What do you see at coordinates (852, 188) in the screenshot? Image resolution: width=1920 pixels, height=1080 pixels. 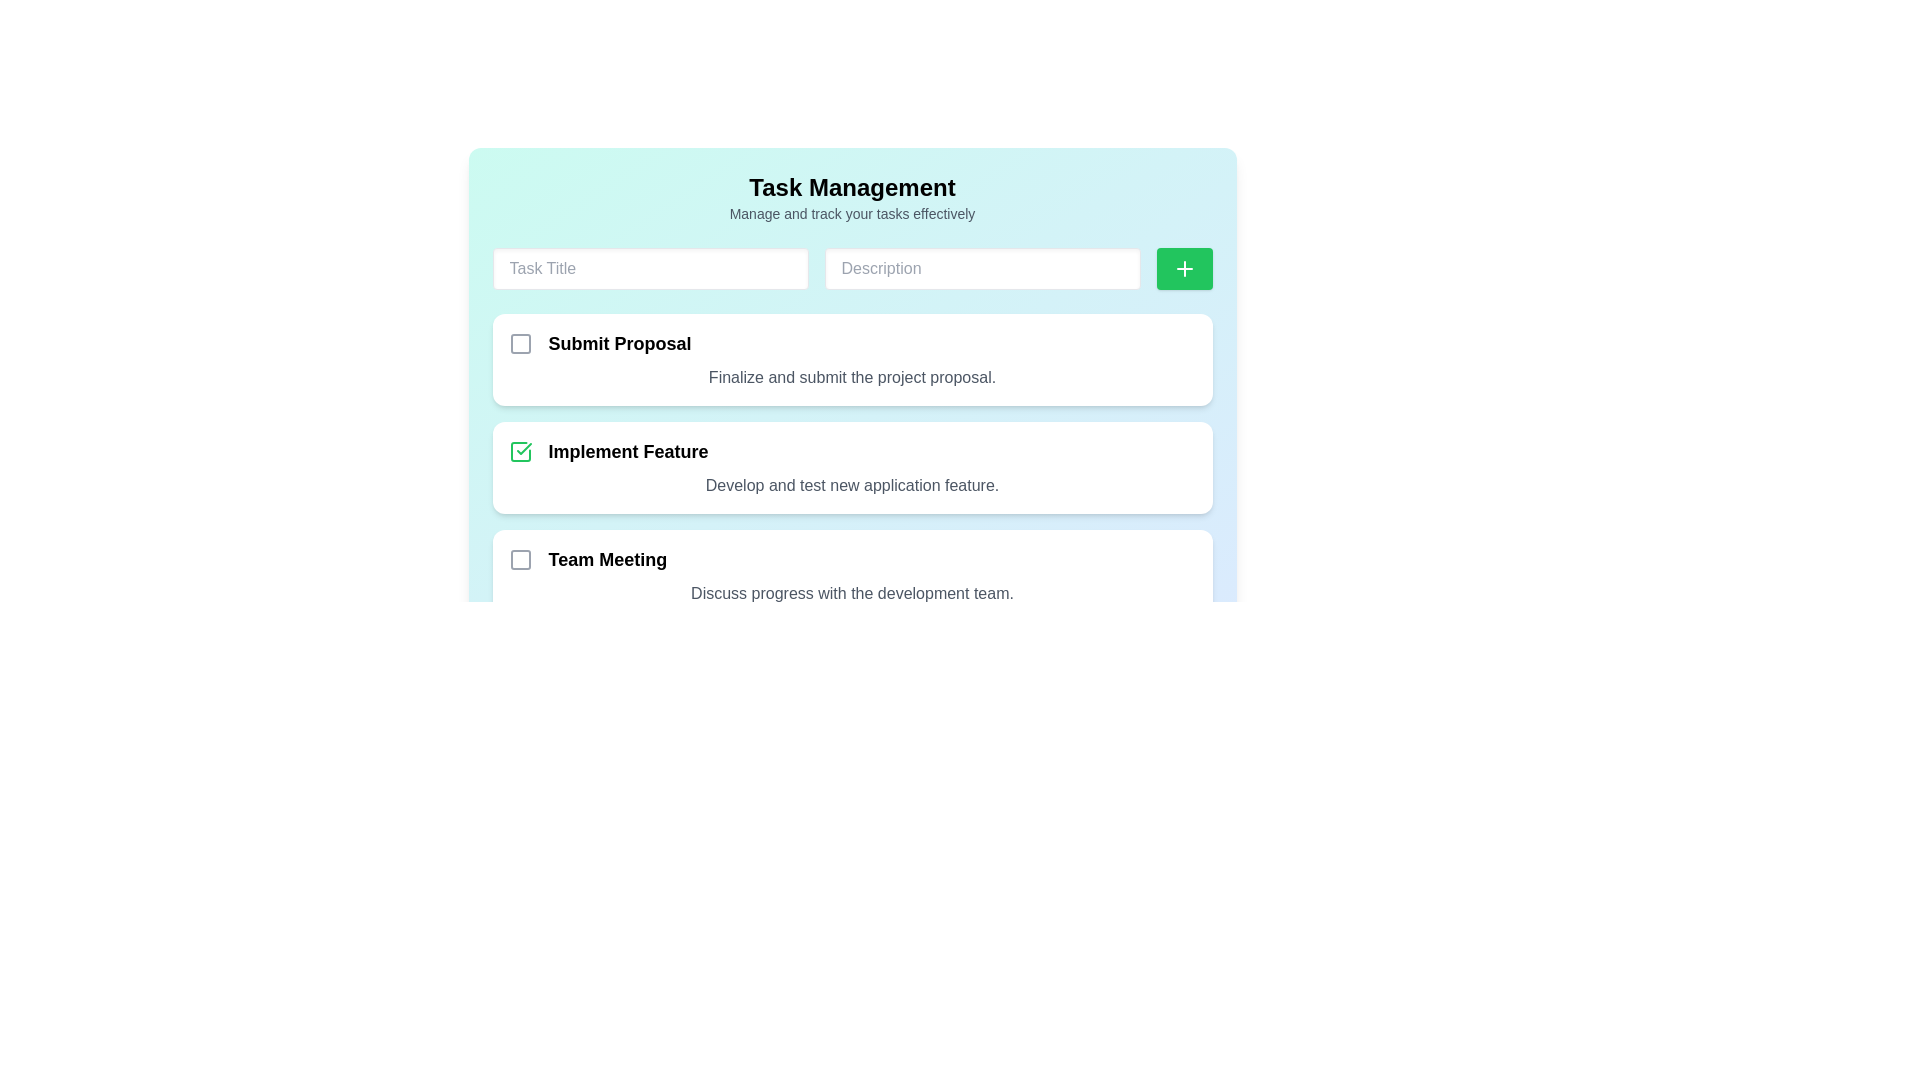 I see `text from the prominent heading labeled 'Task Management' which is styled in bold and large font against a light blue background, positioned at the center of the interface` at bounding box center [852, 188].